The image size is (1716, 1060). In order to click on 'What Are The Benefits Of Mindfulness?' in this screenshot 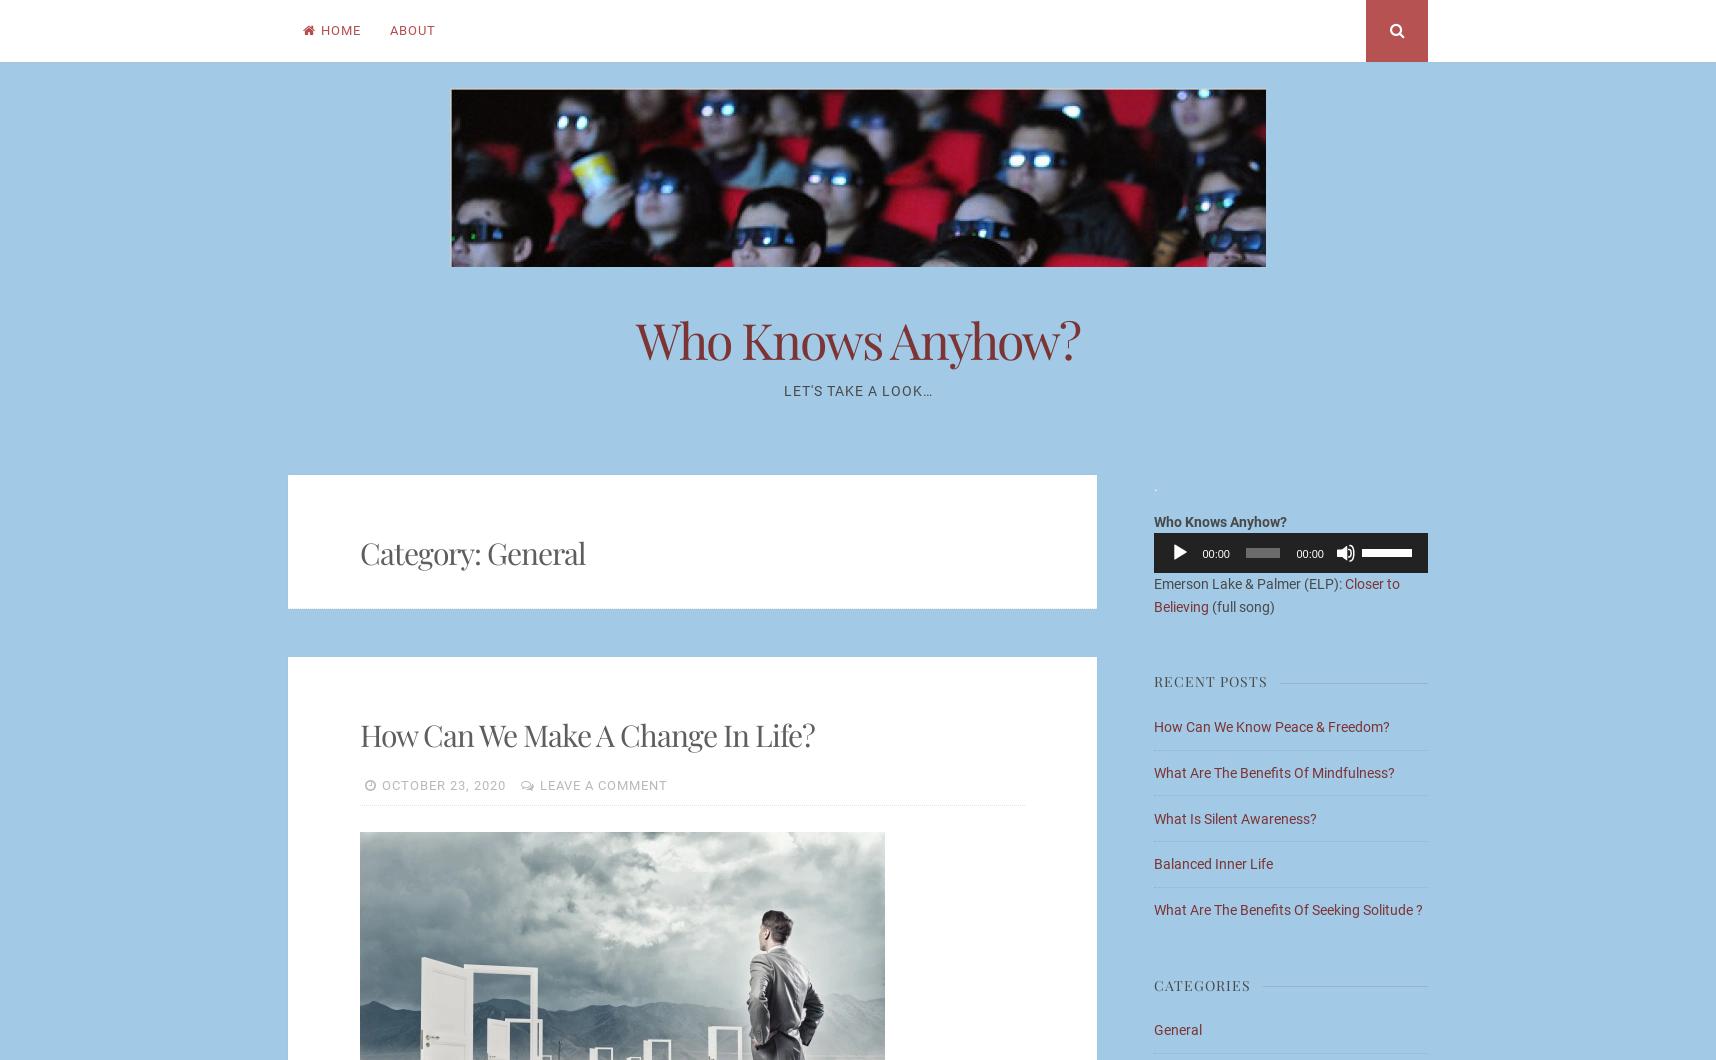, I will do `click(1274, 770)`.